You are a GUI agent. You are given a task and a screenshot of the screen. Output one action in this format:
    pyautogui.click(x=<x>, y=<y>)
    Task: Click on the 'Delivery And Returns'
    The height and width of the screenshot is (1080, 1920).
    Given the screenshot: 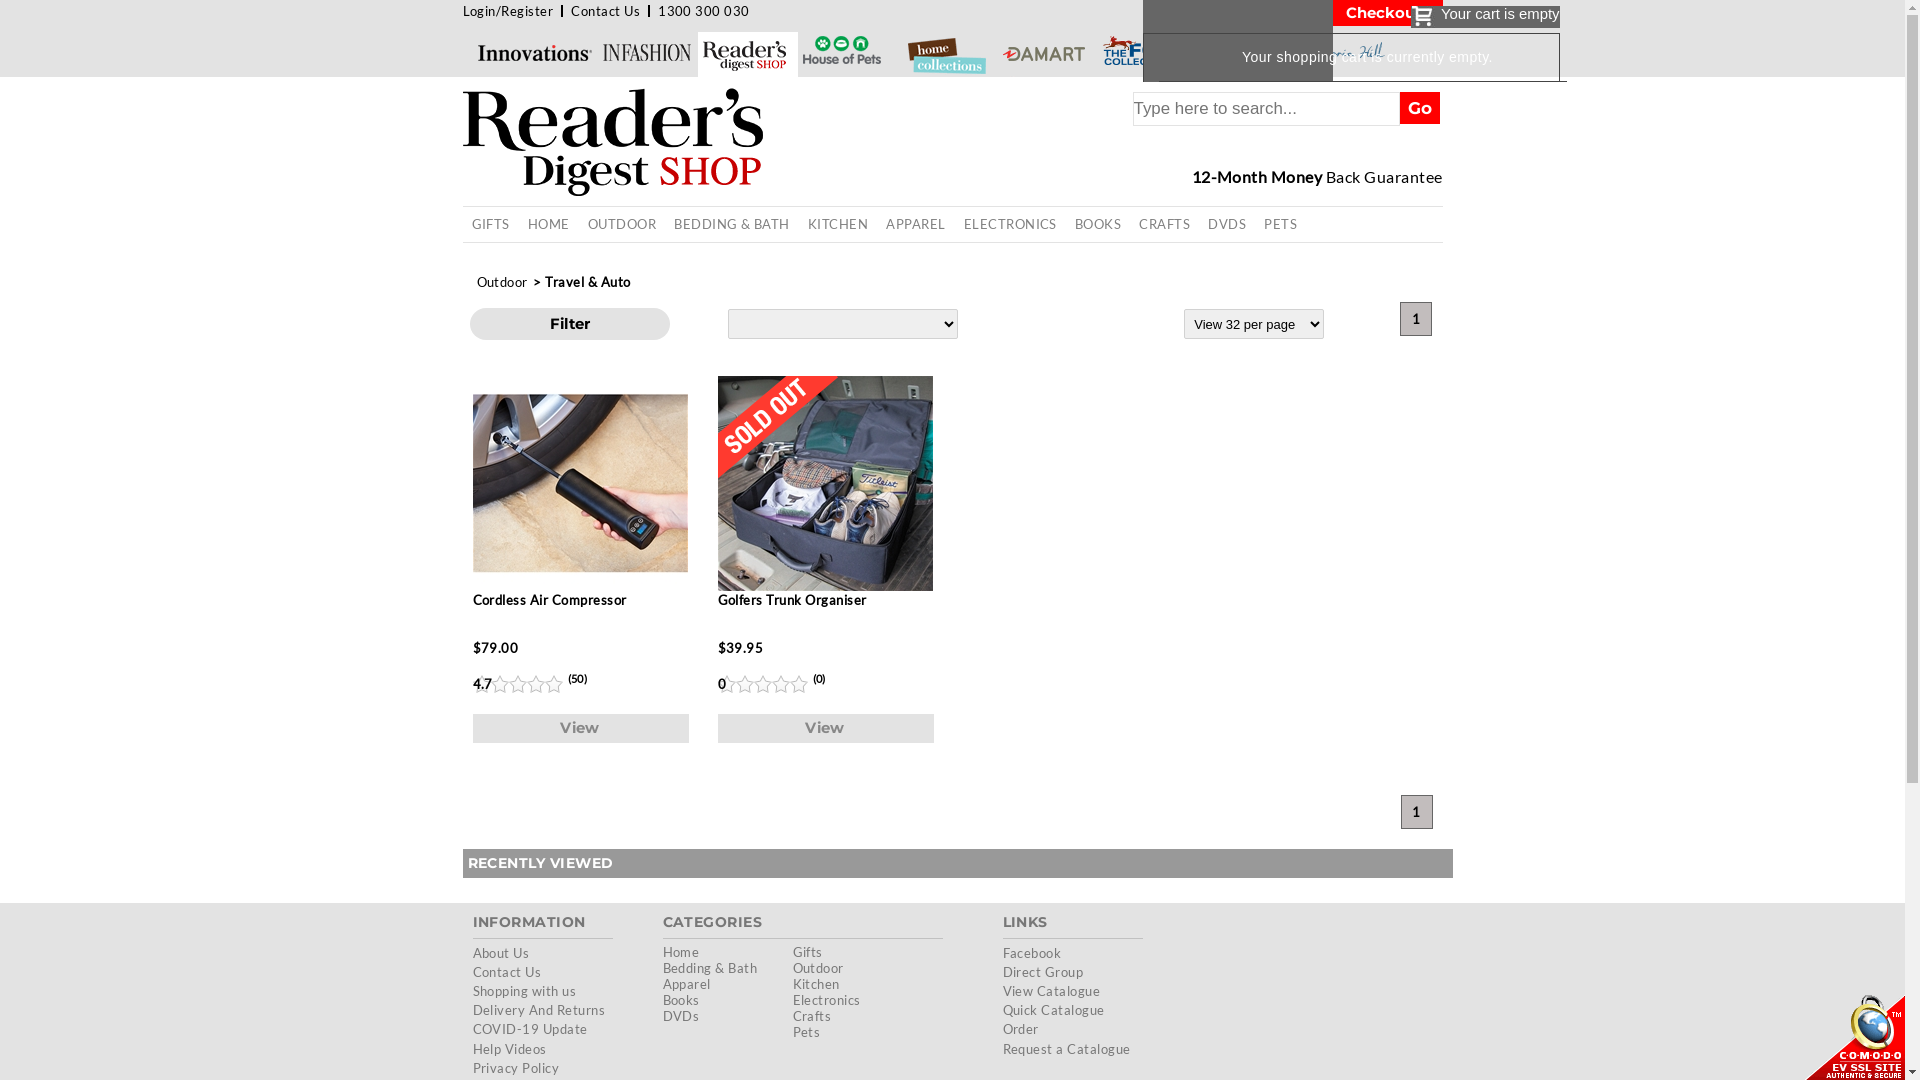 What is the action you would take?
    pyautogui.click(x=470, y=1010)
    